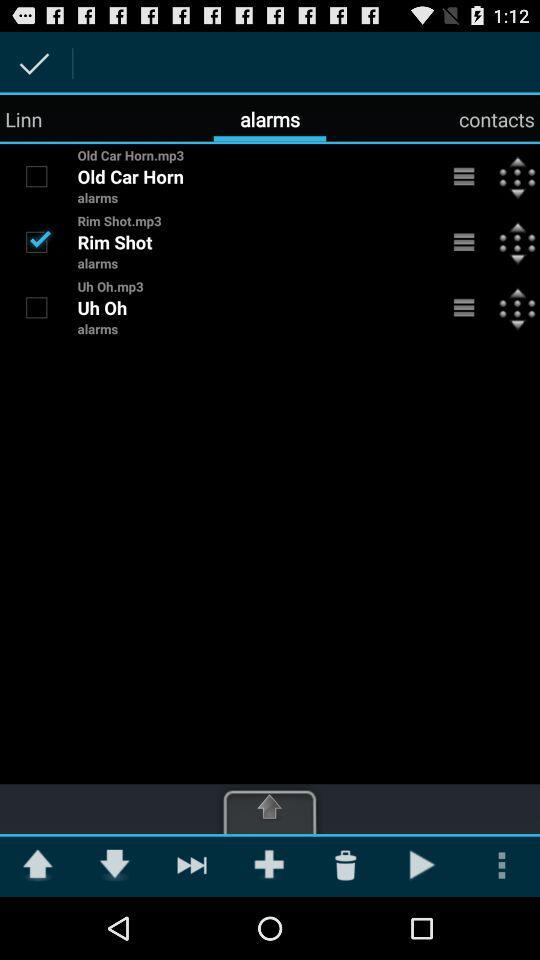 The height and width of the screenshot is (960, 540). I want to click on suond, so click(36, 175).